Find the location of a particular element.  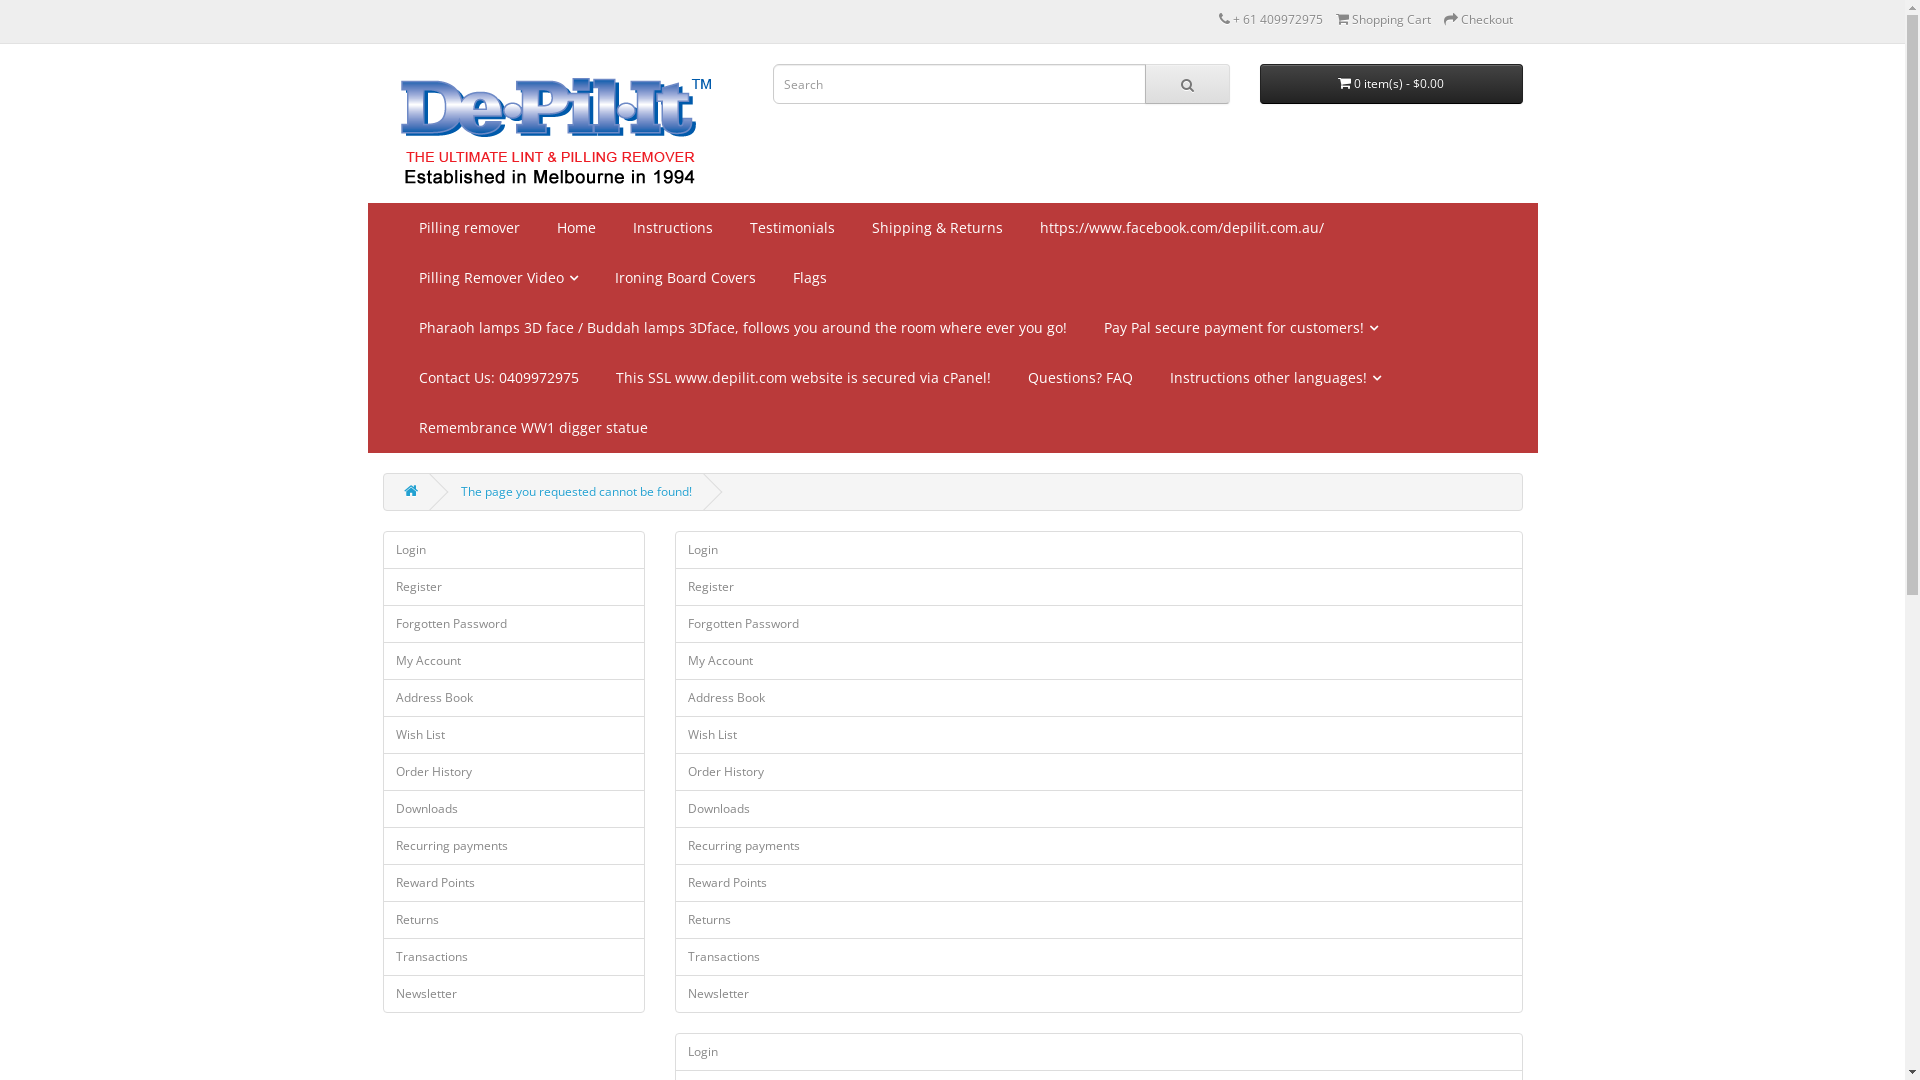

'Contact Us: 0409972975' is located at coordinates (398, 378).